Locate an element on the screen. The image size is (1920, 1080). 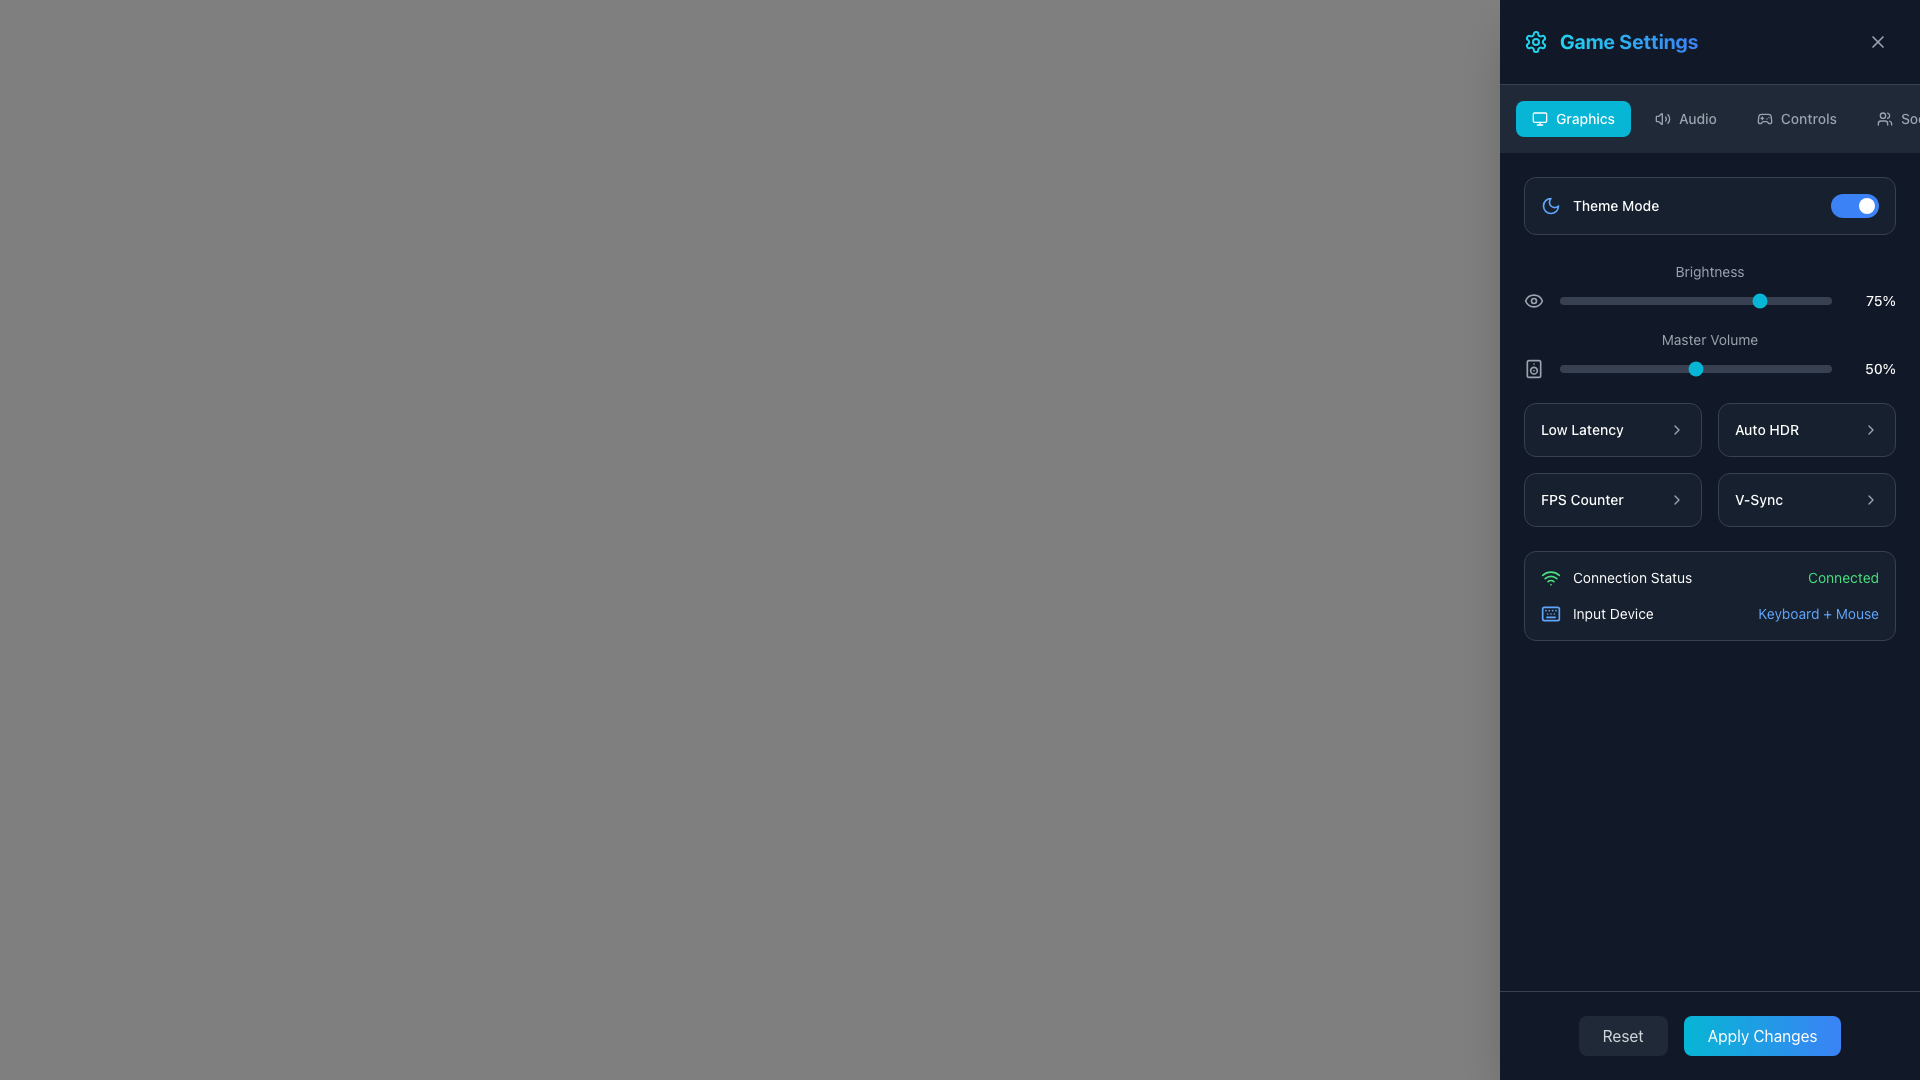
the 'Low Latency' button, which is a rectangular button with a dark background and rounded corners, containing the text 'Low Latency' aligned to the left and a right-pointing arrow icon next to it is located at coordinates (1612, 428).